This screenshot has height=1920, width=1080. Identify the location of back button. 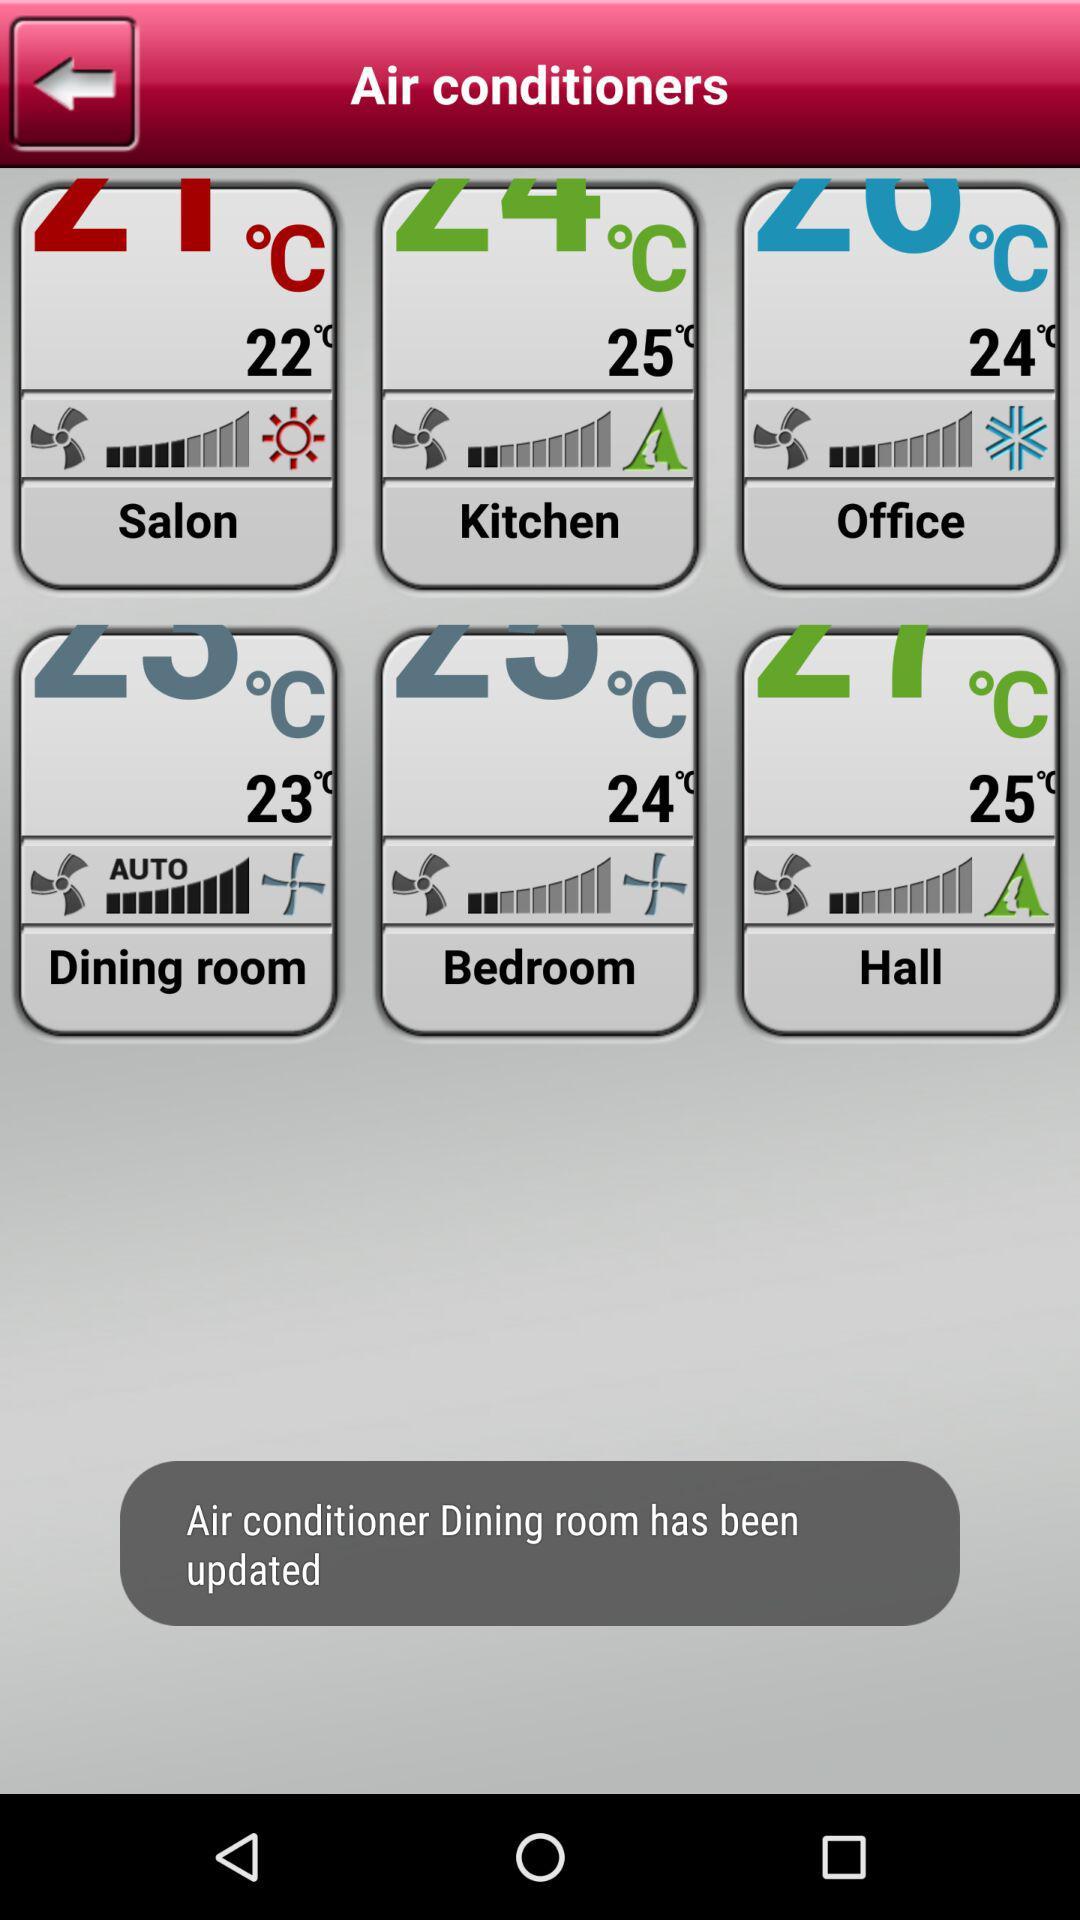
(73, 82).